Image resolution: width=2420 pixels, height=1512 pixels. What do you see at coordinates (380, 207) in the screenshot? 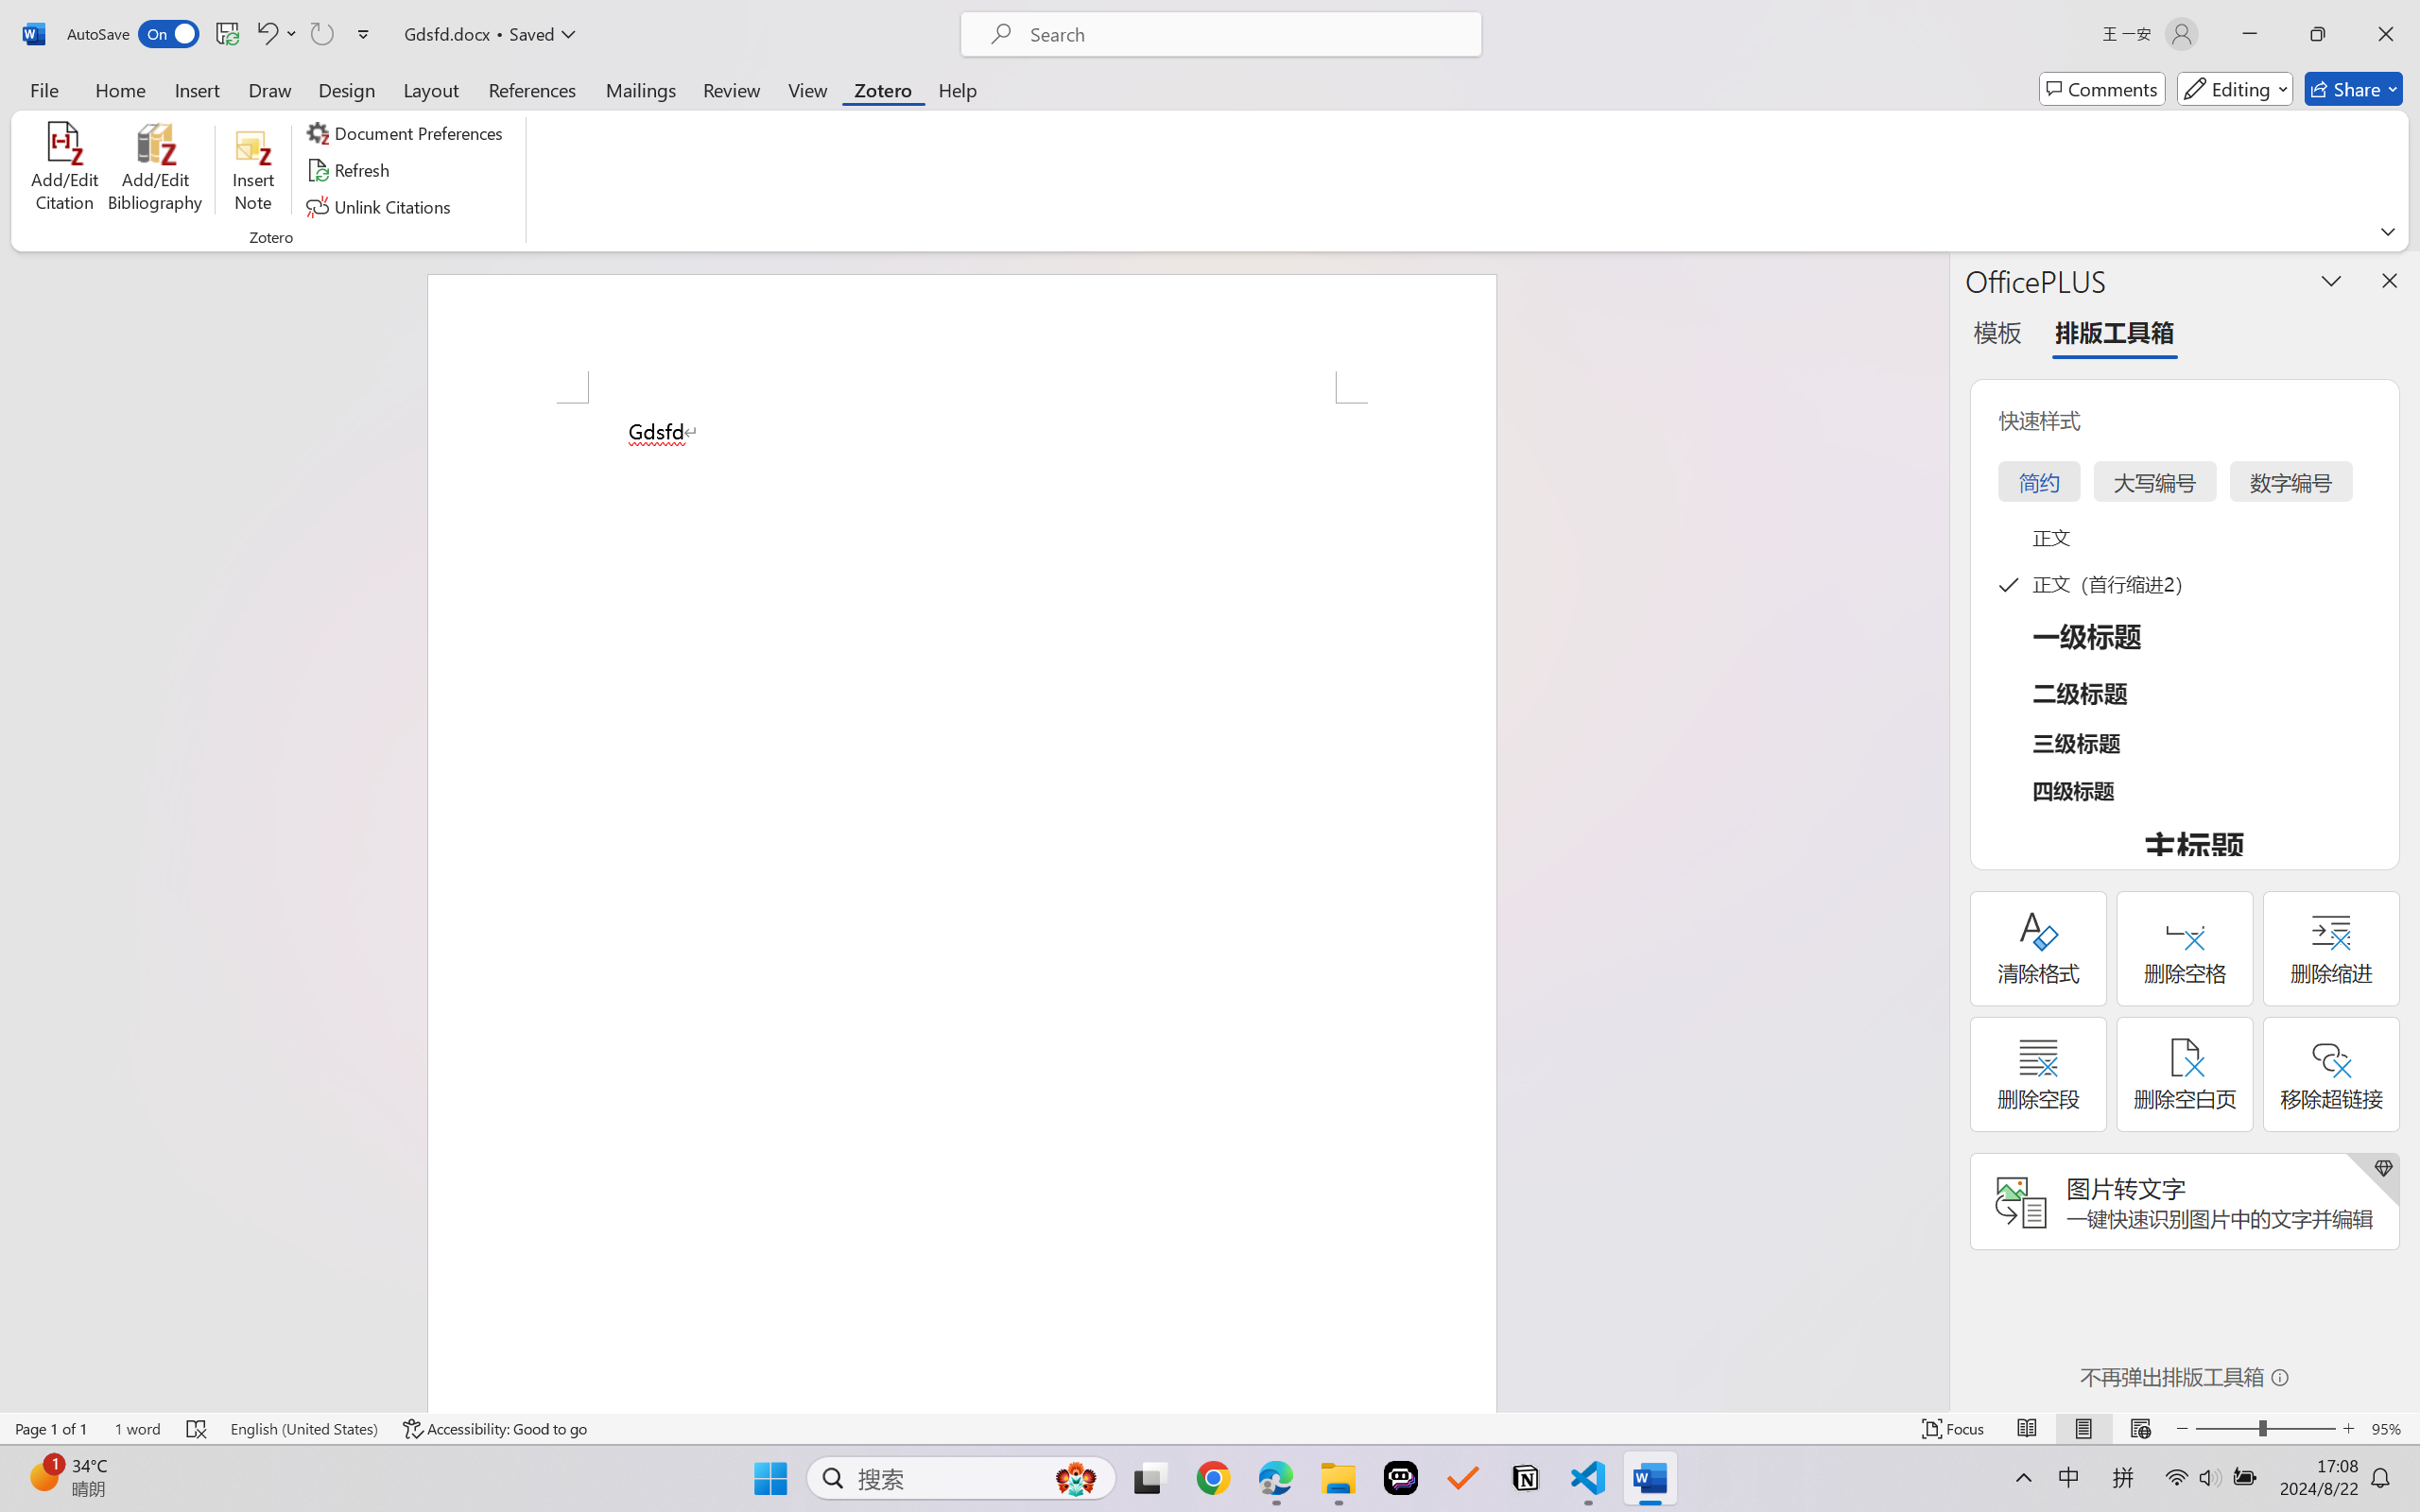
I see `'Unlink Citations'` at bounding box center [380, 207].